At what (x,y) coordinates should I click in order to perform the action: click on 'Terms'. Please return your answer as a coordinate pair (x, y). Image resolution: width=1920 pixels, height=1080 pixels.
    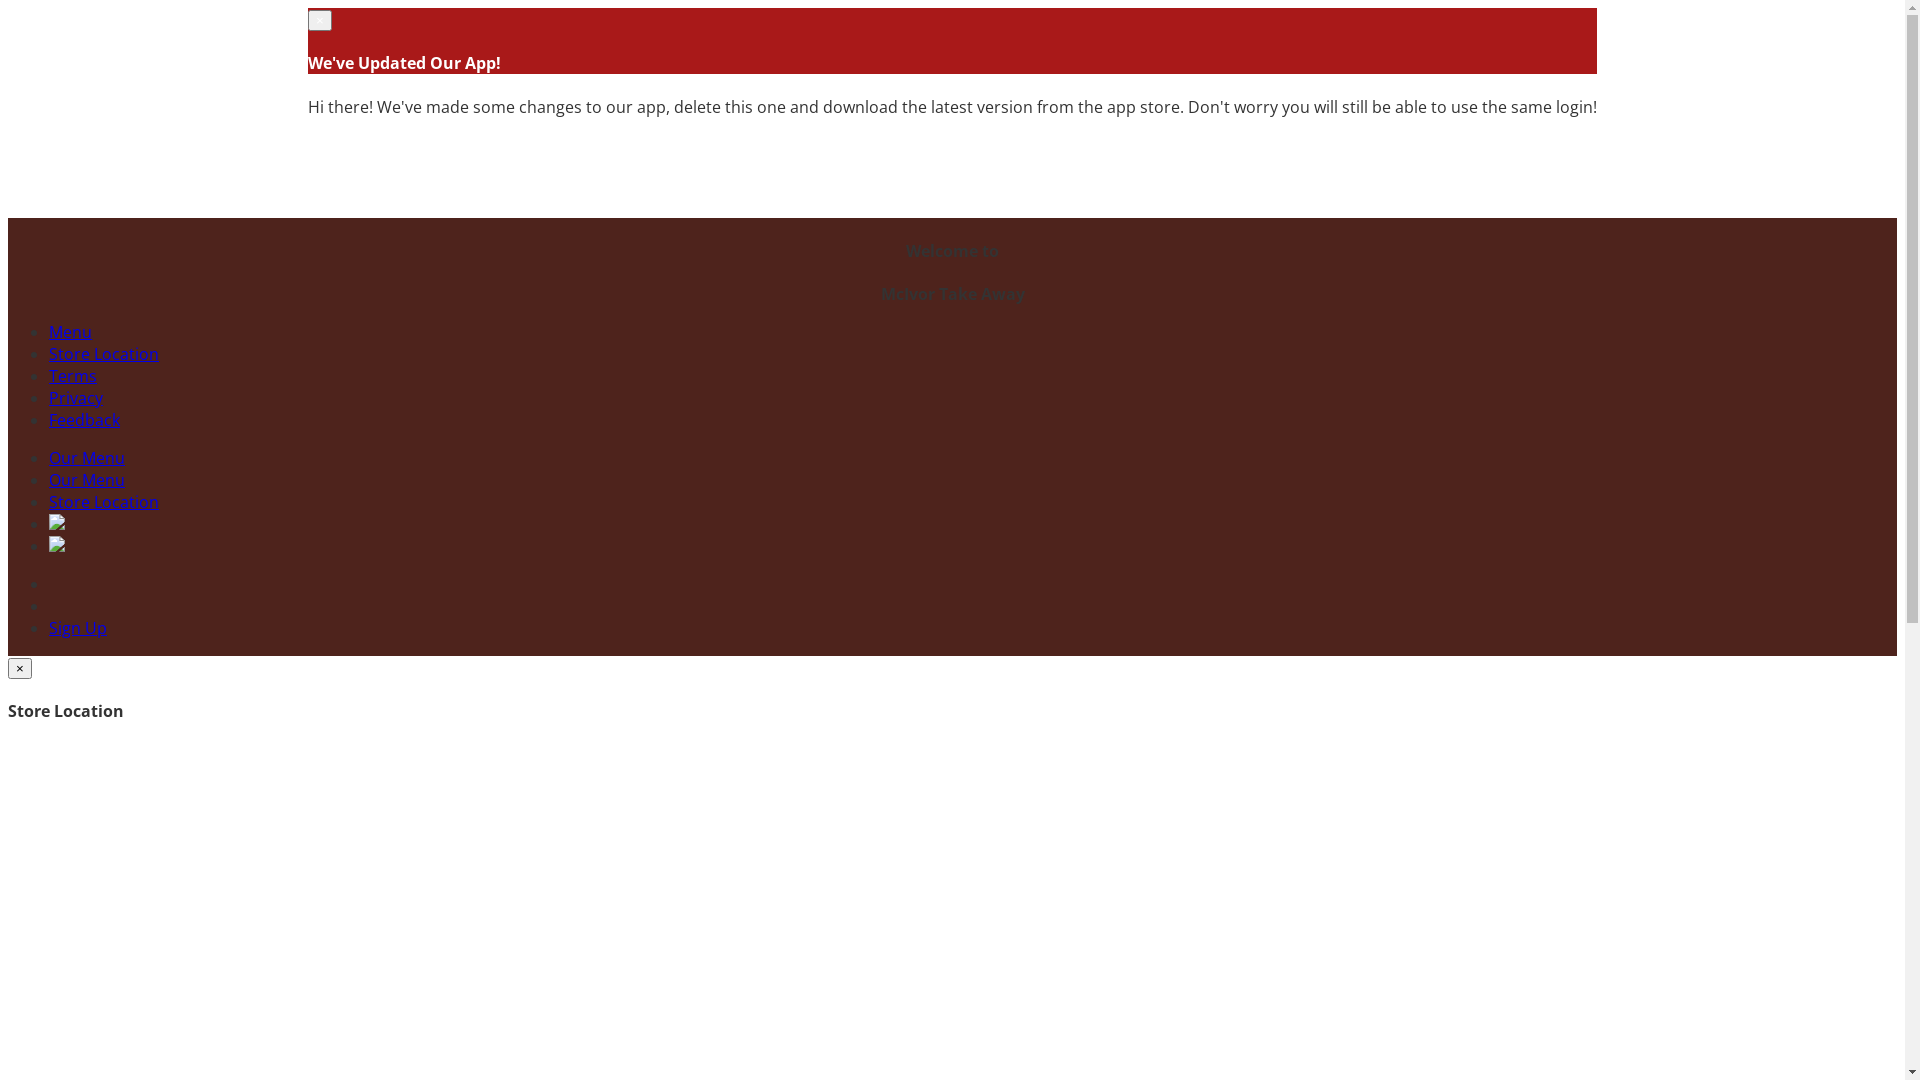
    Looking at the image, I should click on (72, 375).